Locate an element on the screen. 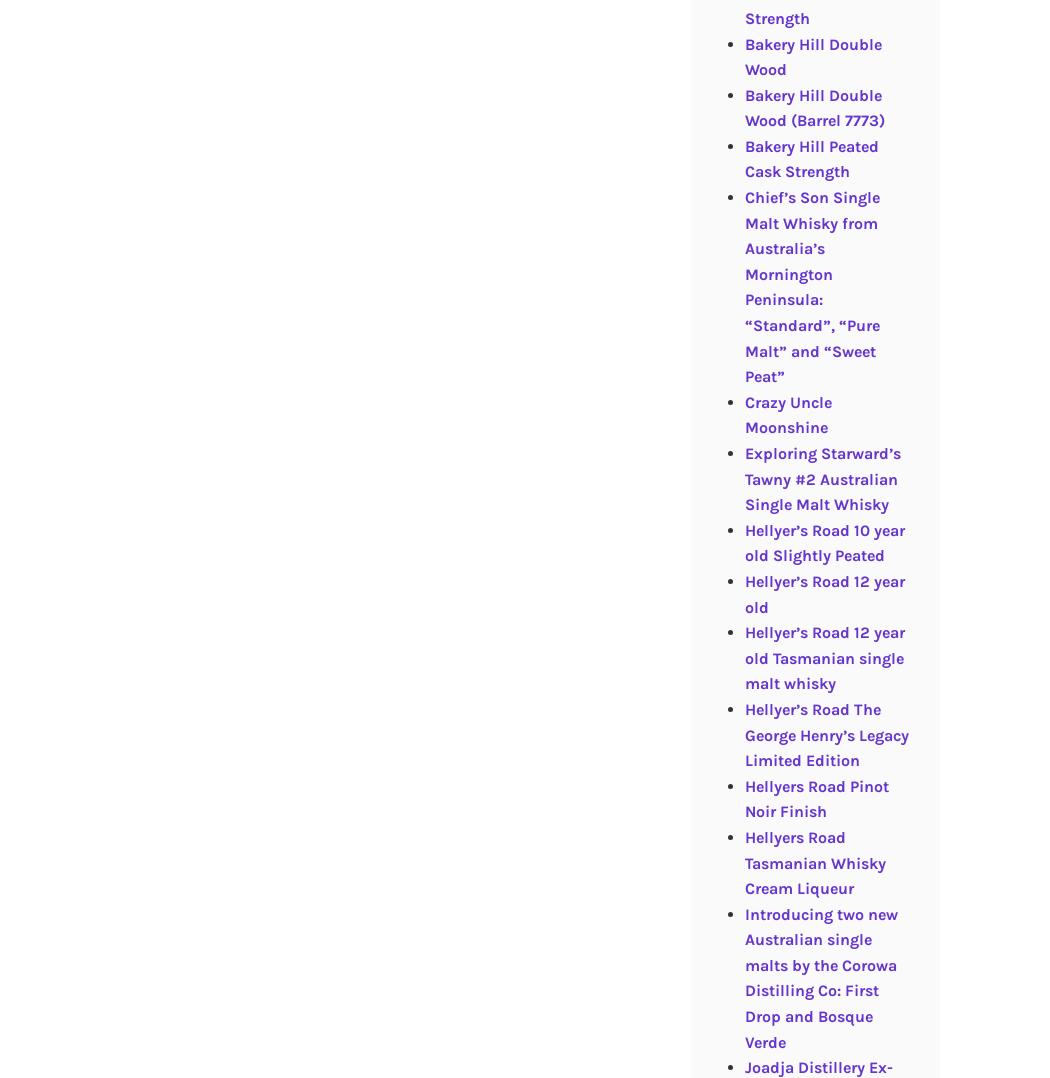 Image resolution: width=1050 pixels, height=1078 pixels. 'Crazy Uncle Moonshine' is located at coordinates (787, 413).